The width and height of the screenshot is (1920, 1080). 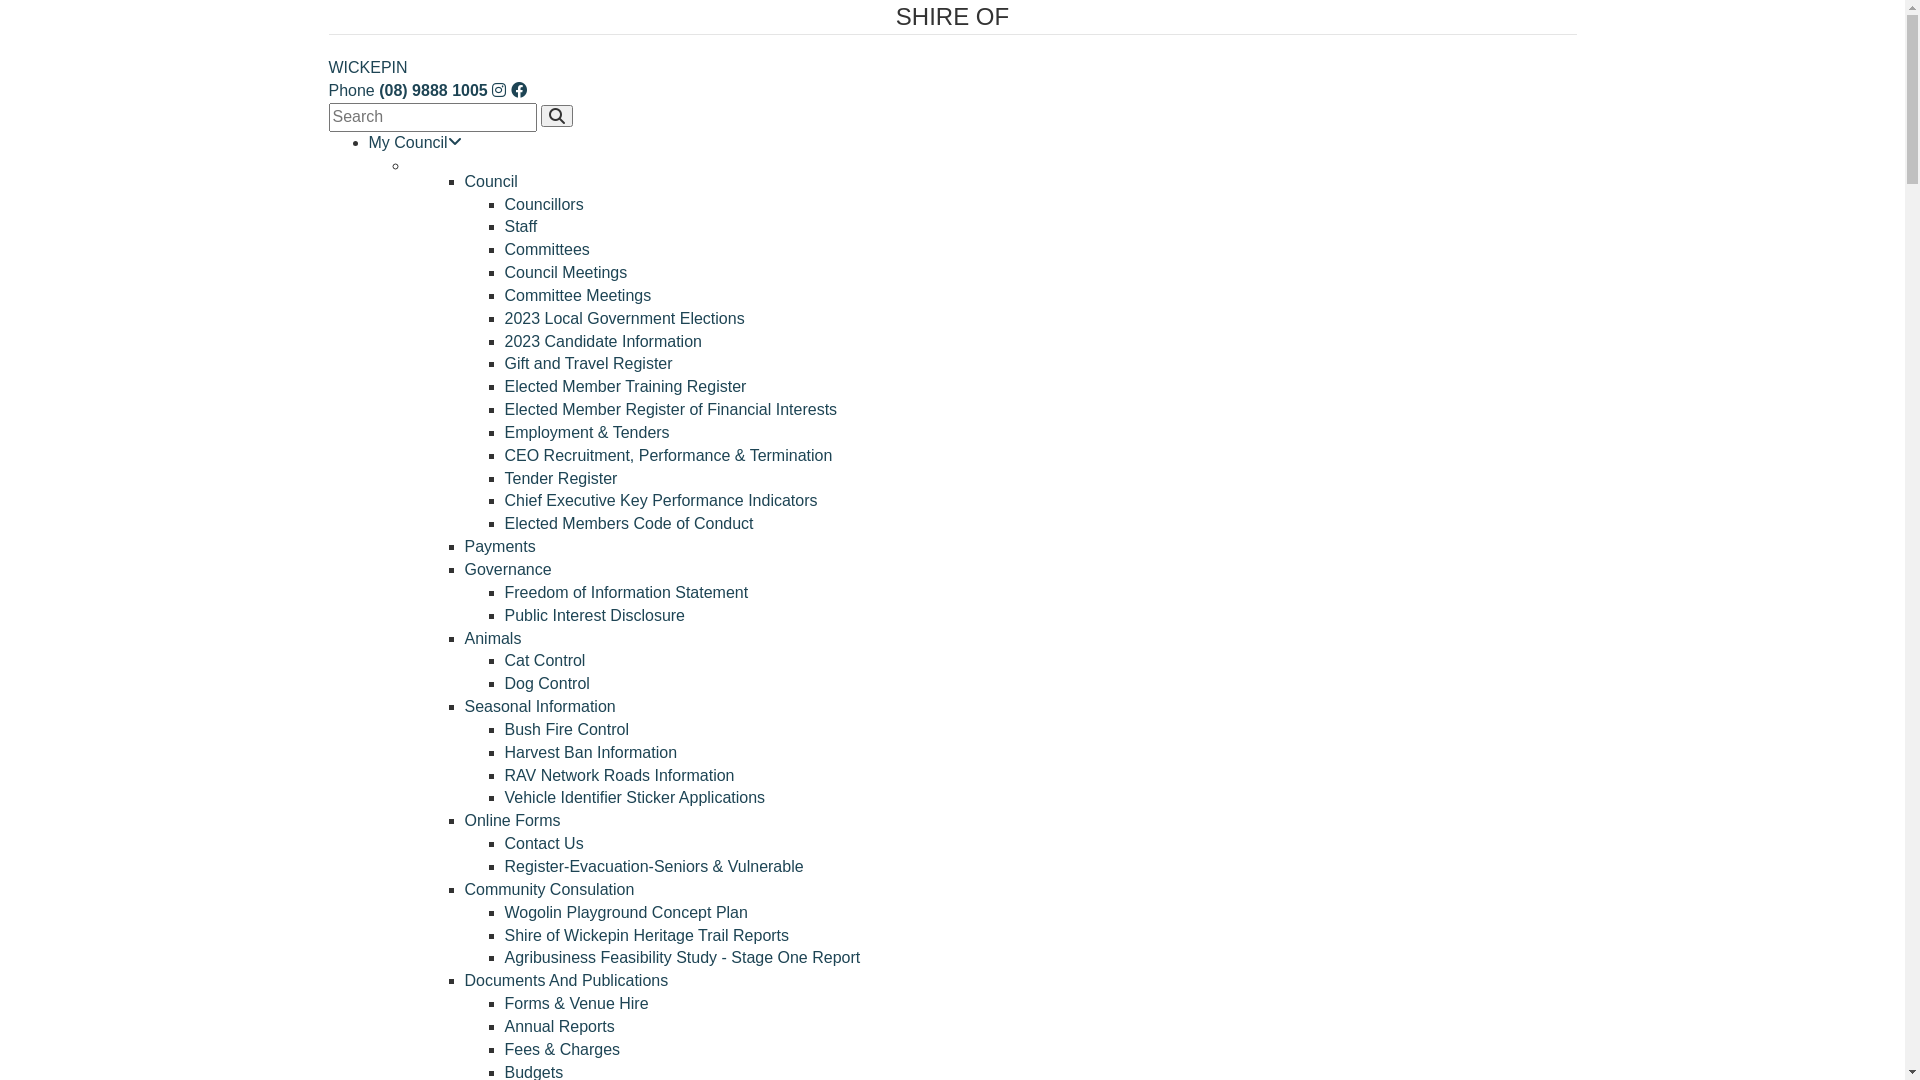 What do you see at coordinates (565, 979) in the screenshot?
I see `'Documents And Publications'` at bounding box center [565, 979].